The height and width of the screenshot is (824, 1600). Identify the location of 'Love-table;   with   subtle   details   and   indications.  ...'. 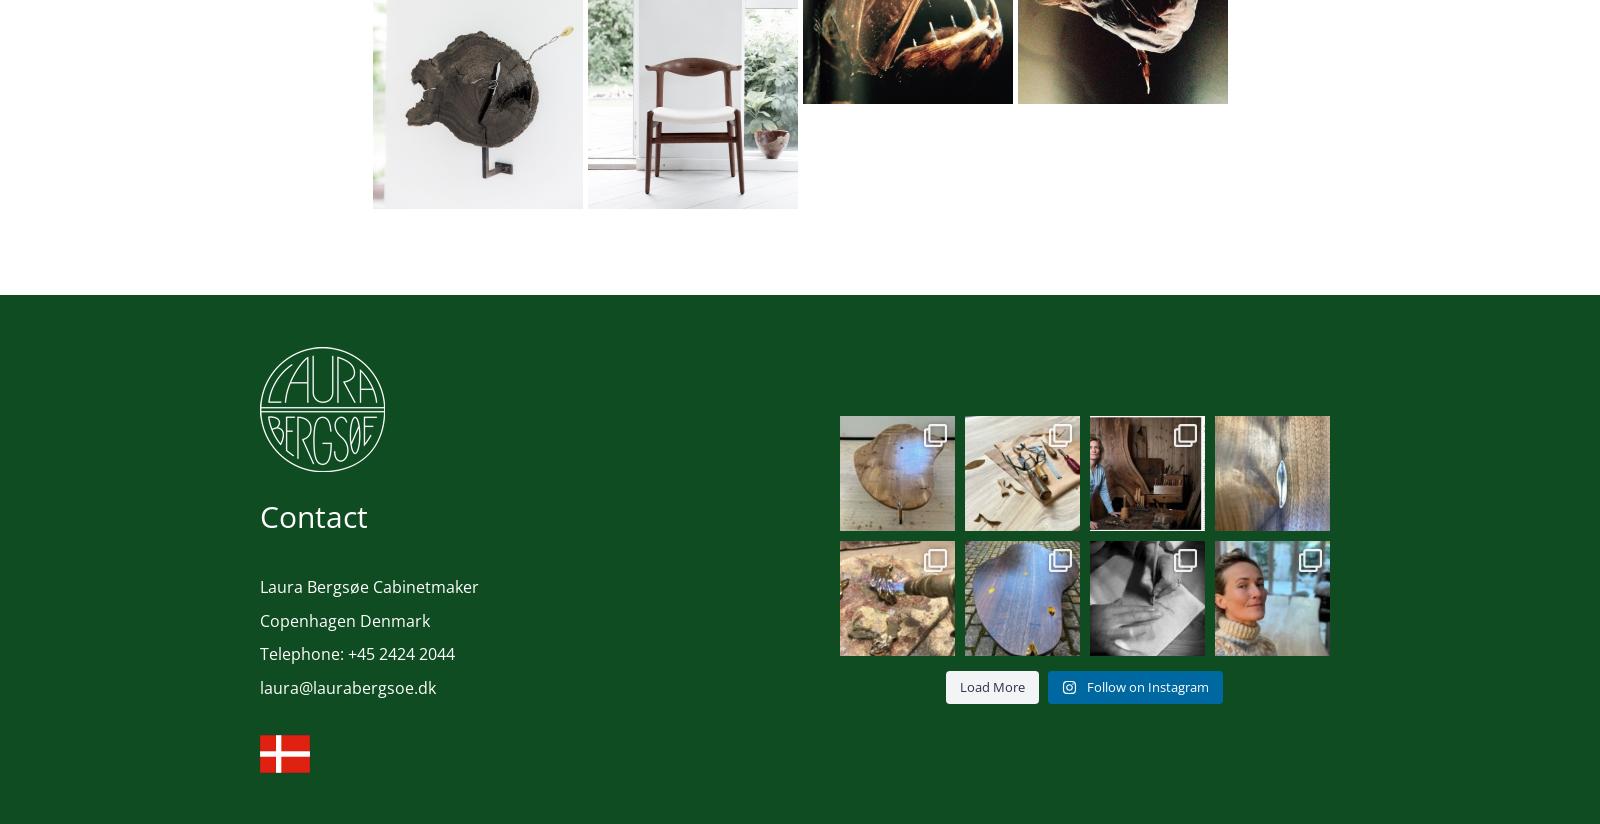
(895, 442).